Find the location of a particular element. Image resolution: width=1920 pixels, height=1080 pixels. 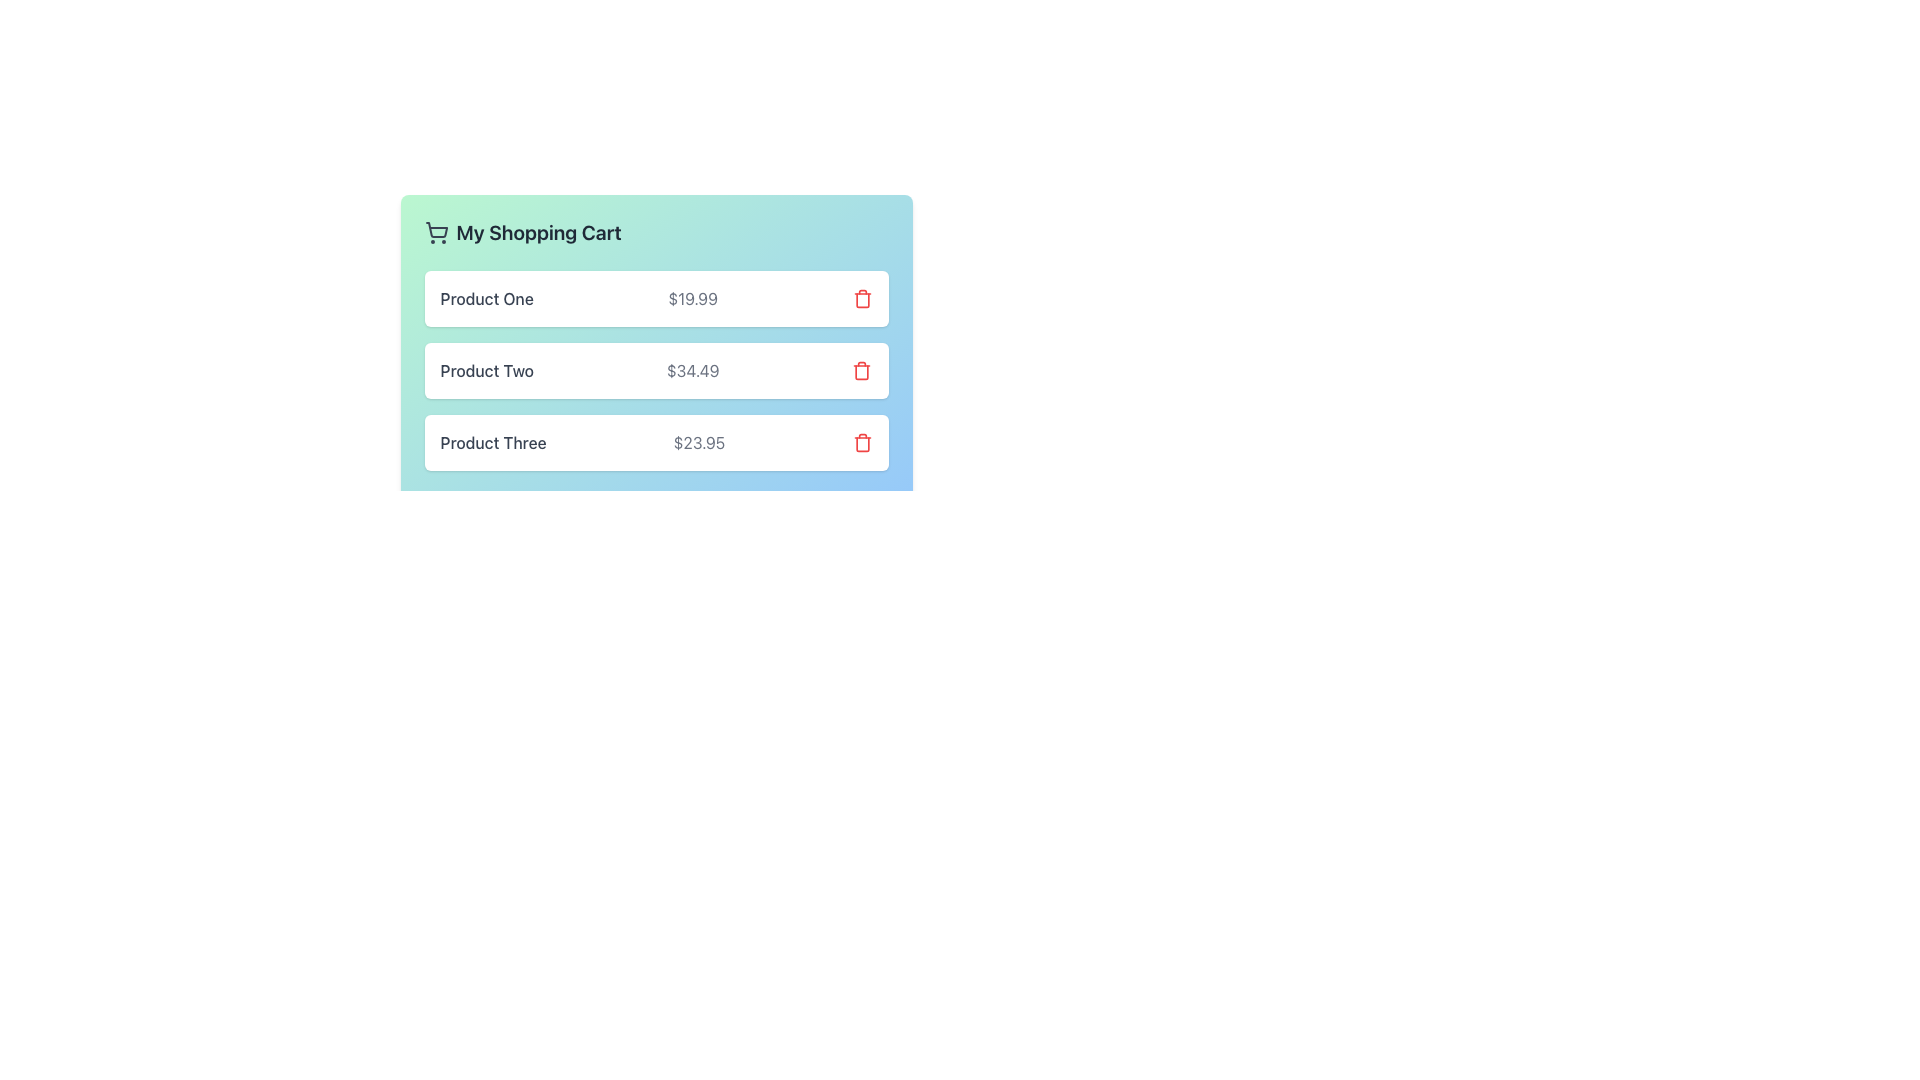

the middle segment of the trash can icon, which is outlined in red and represents the delete functionality, located to the right of 'Product Two' is located at coordinates (862, 372).